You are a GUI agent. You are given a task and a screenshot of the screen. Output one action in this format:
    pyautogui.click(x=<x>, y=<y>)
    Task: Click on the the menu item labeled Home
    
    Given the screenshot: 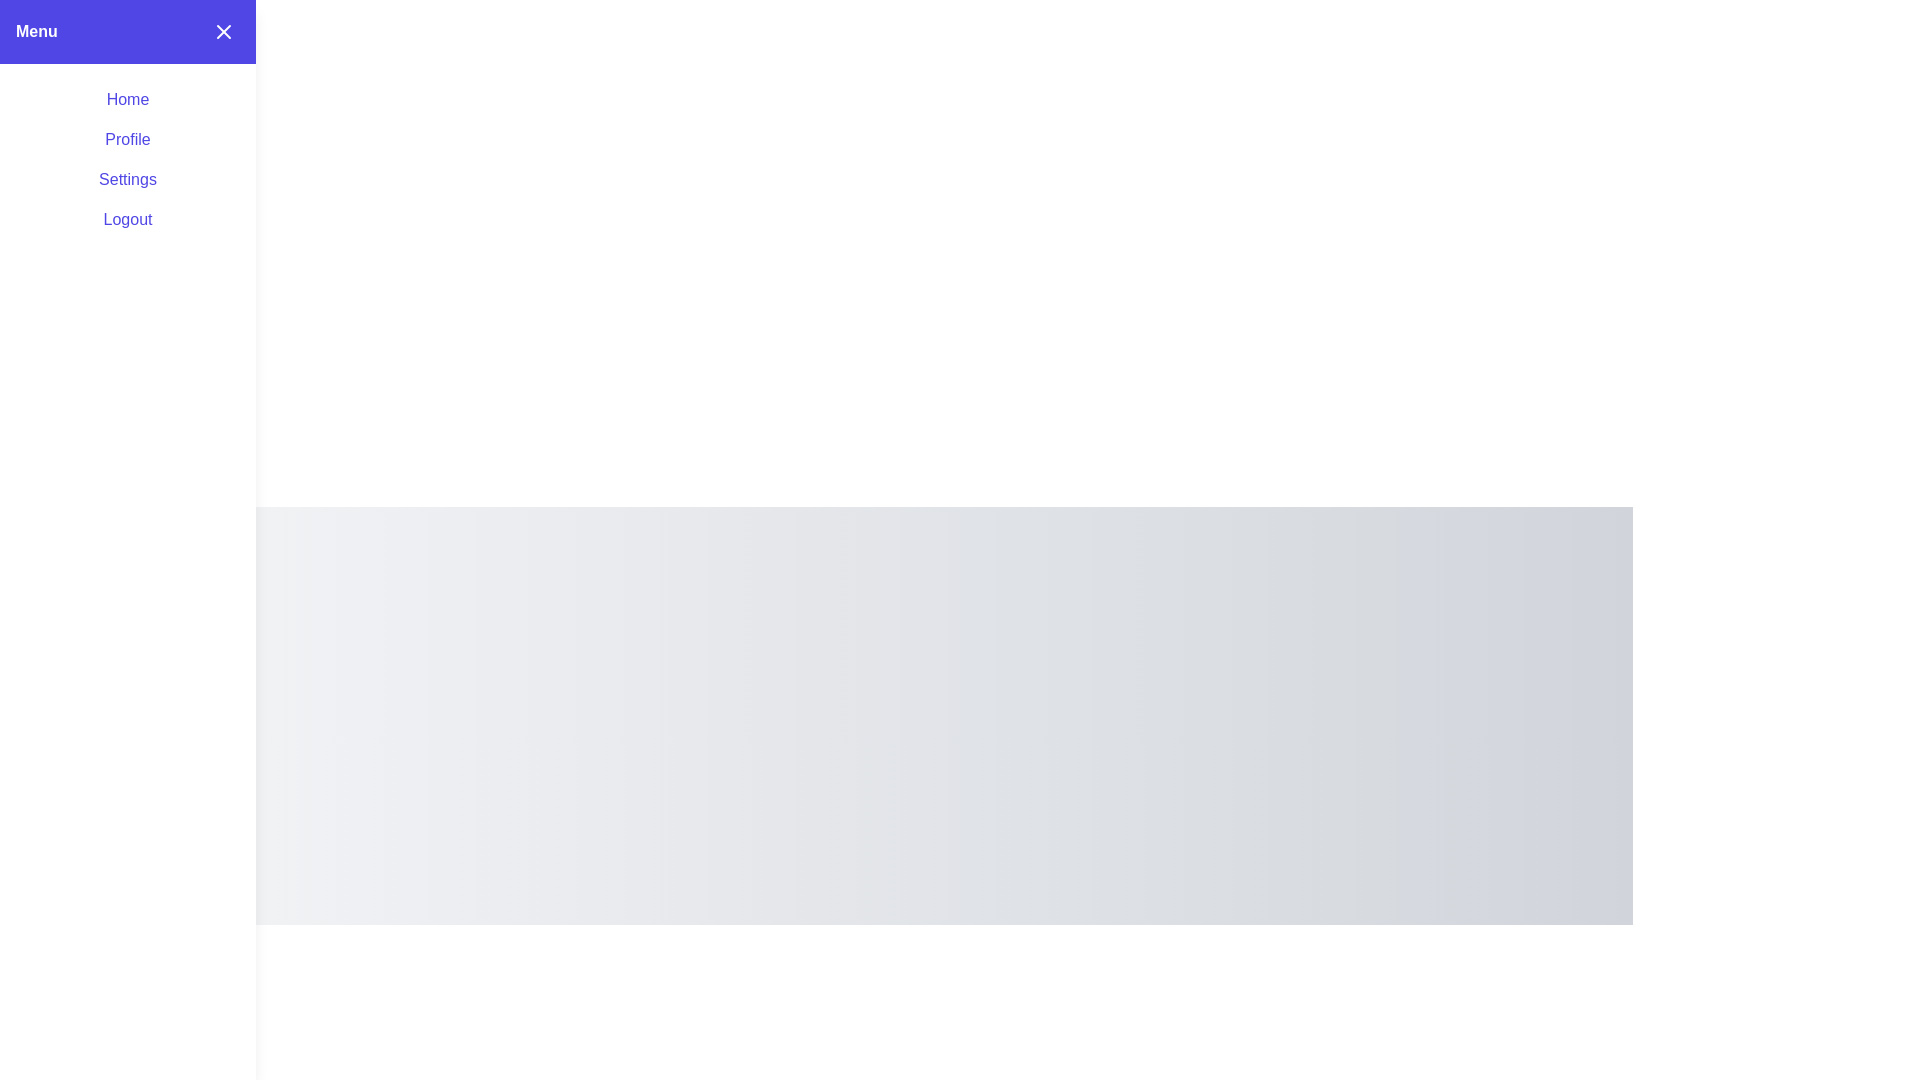 What is the action you would take?
    pyautogui.click(x=127, y=99)
    